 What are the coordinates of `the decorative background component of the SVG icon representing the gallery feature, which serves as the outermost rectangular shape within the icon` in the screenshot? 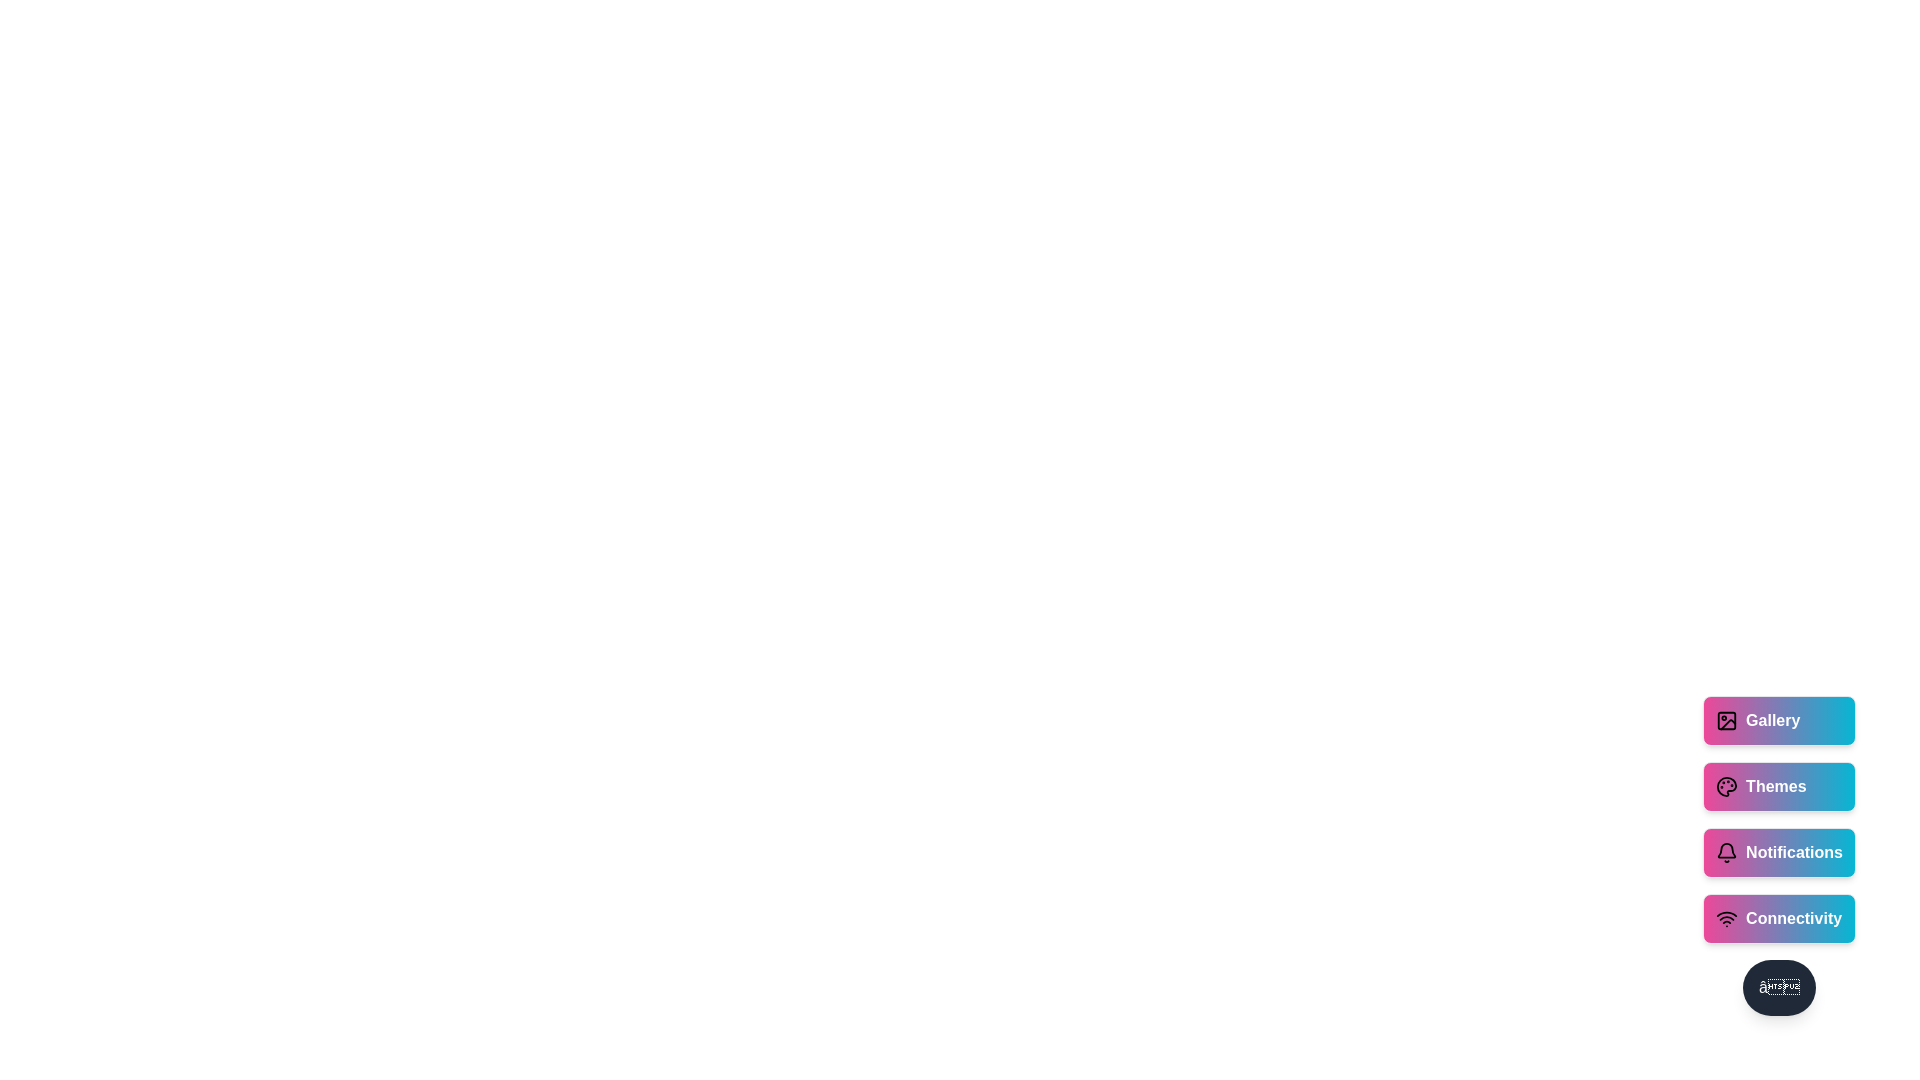 It's located at (1726, 721).